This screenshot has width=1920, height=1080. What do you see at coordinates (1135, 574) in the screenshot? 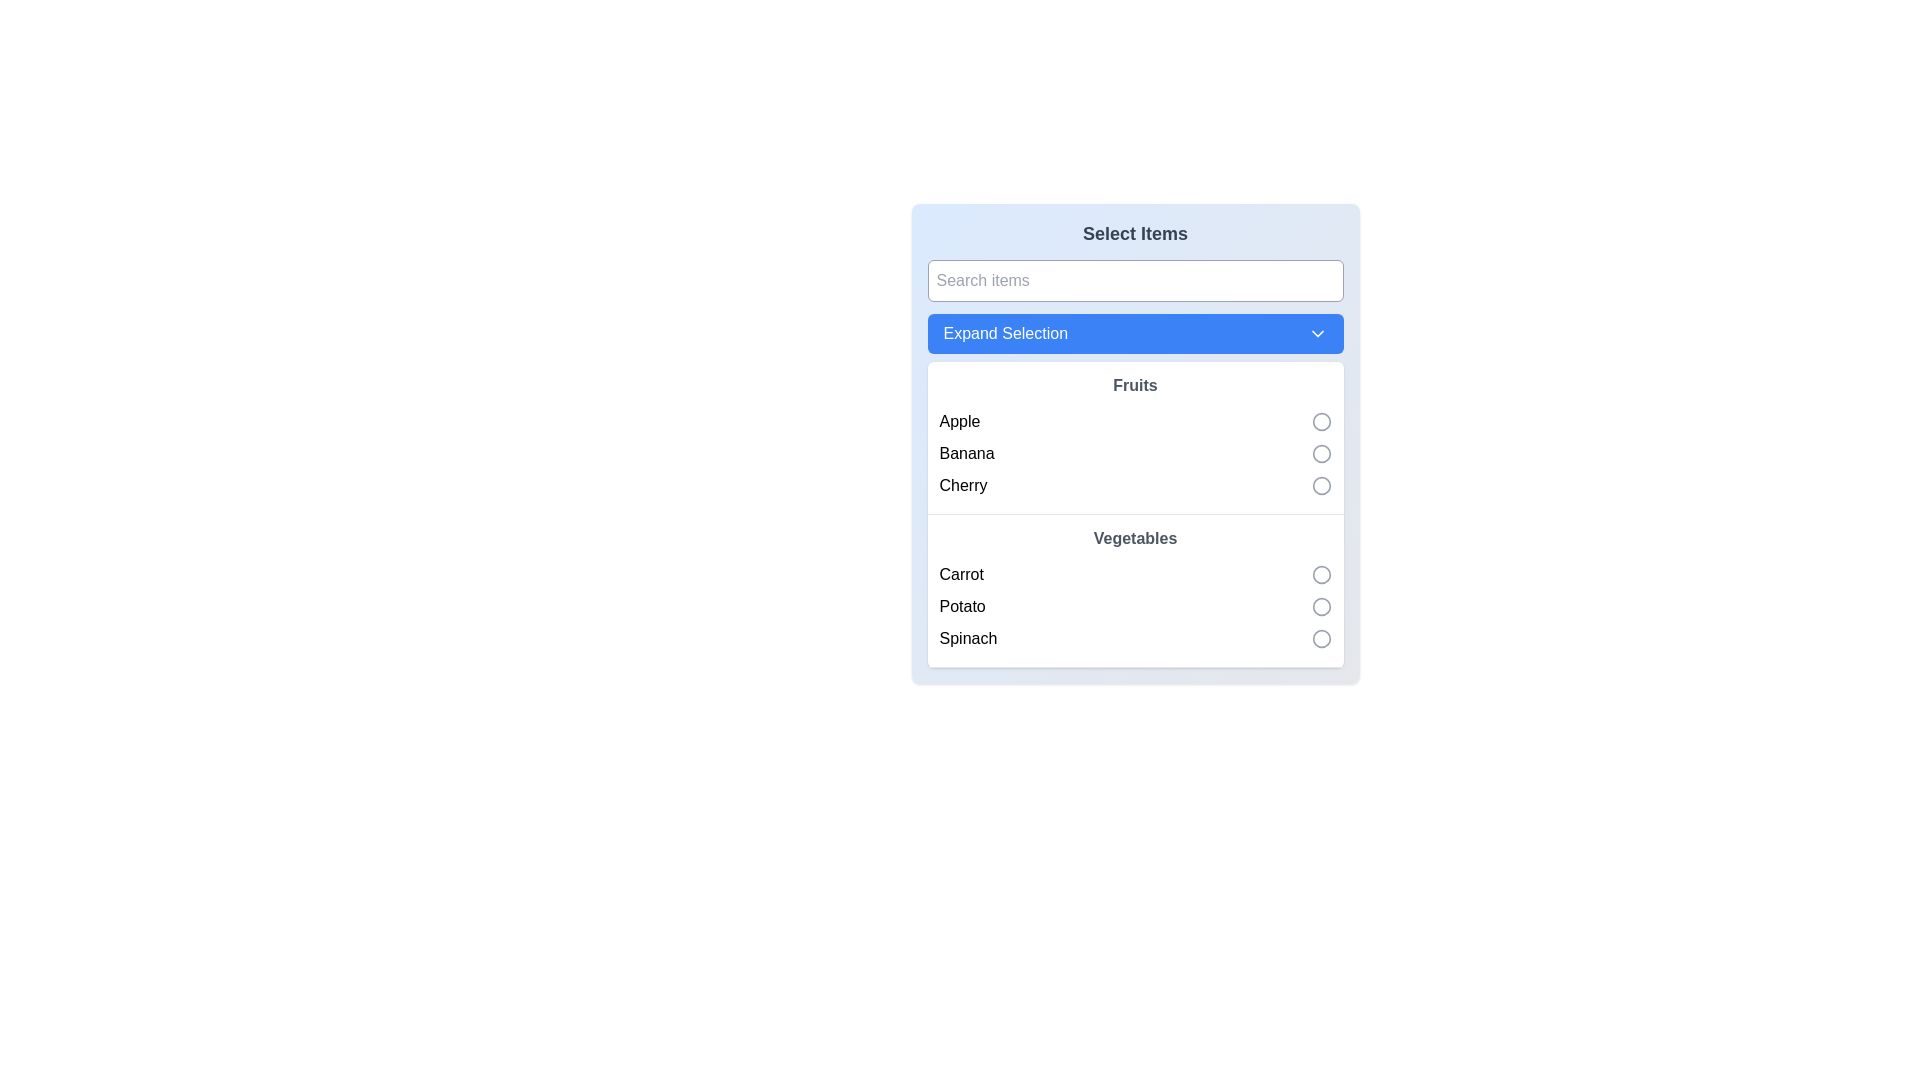
I see `the list item labeled 'Carrot'` at bounding box center [1135, 574].